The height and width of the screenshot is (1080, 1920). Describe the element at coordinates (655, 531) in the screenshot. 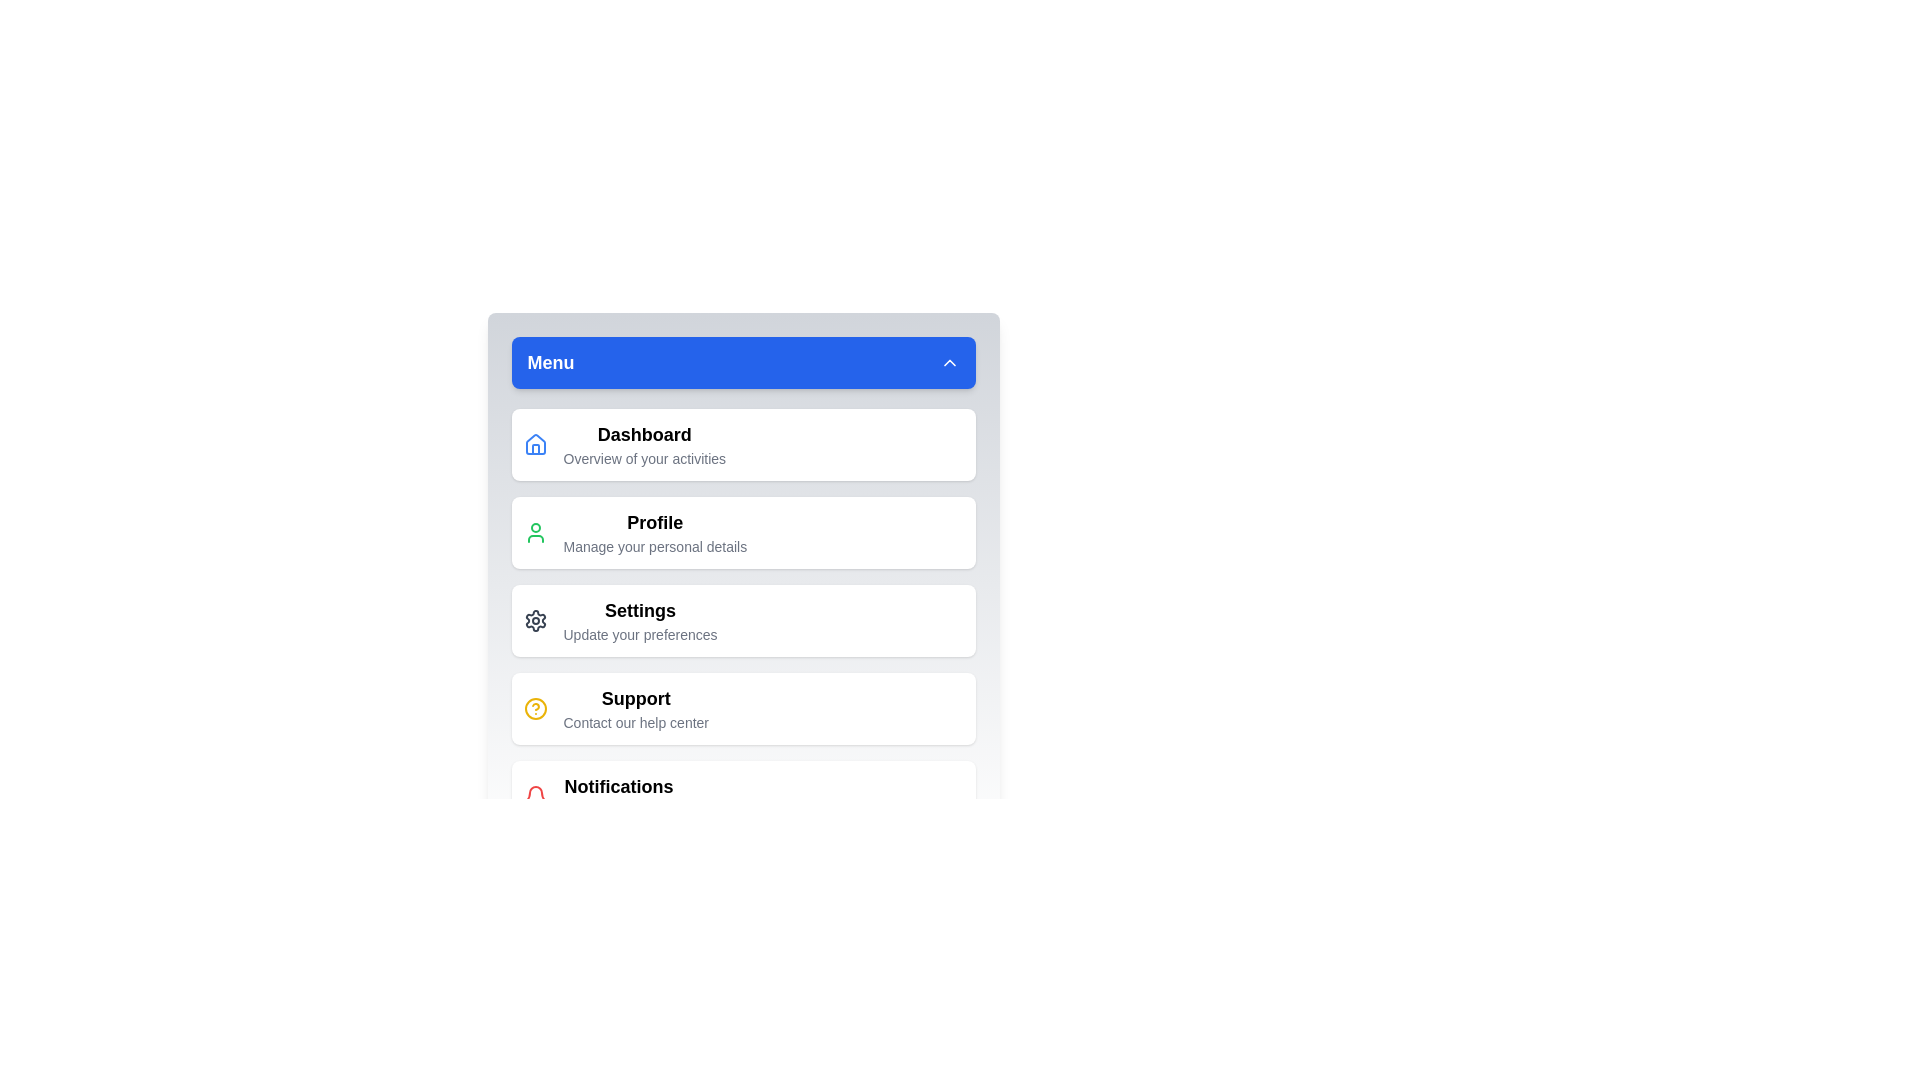

I see `details from the 'Profile' text block located in the 'Menu' section, which is the second item in the list` at that location.